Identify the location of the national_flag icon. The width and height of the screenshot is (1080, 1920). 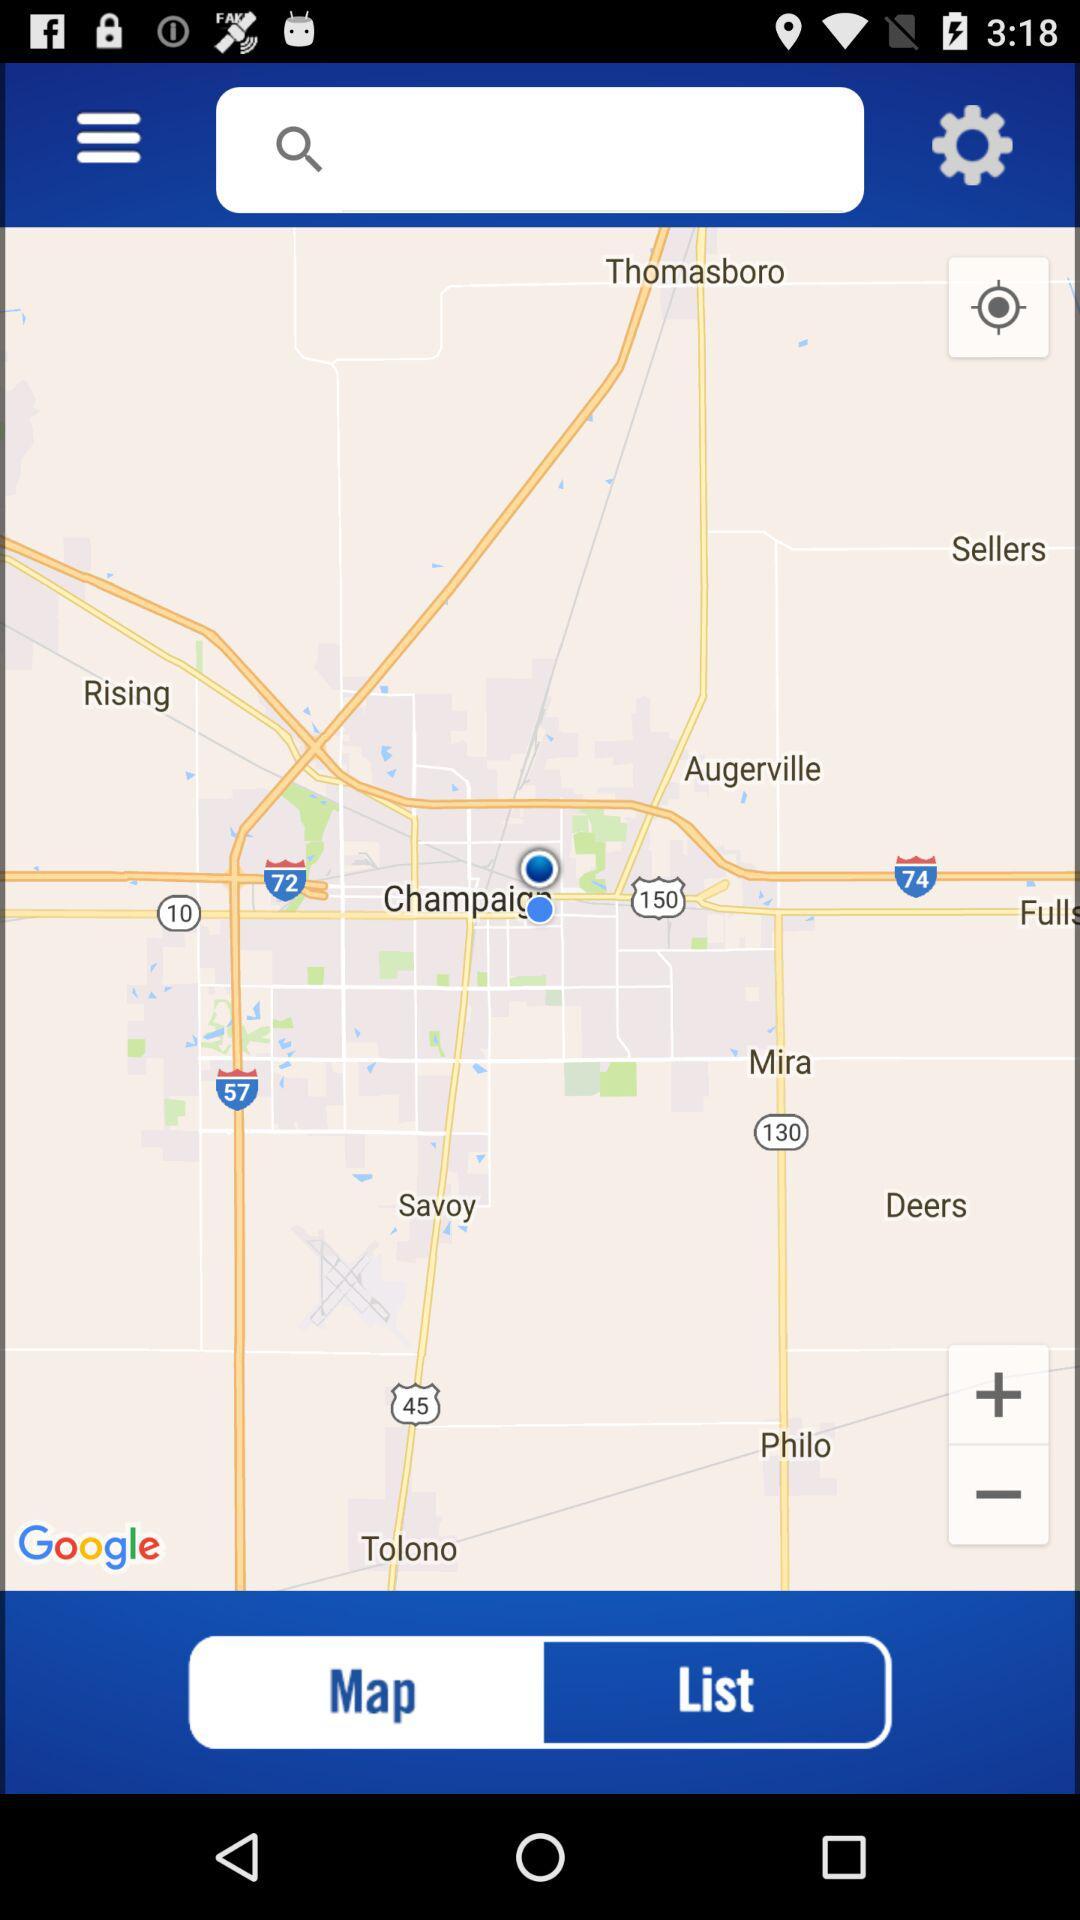
(346, 1811).